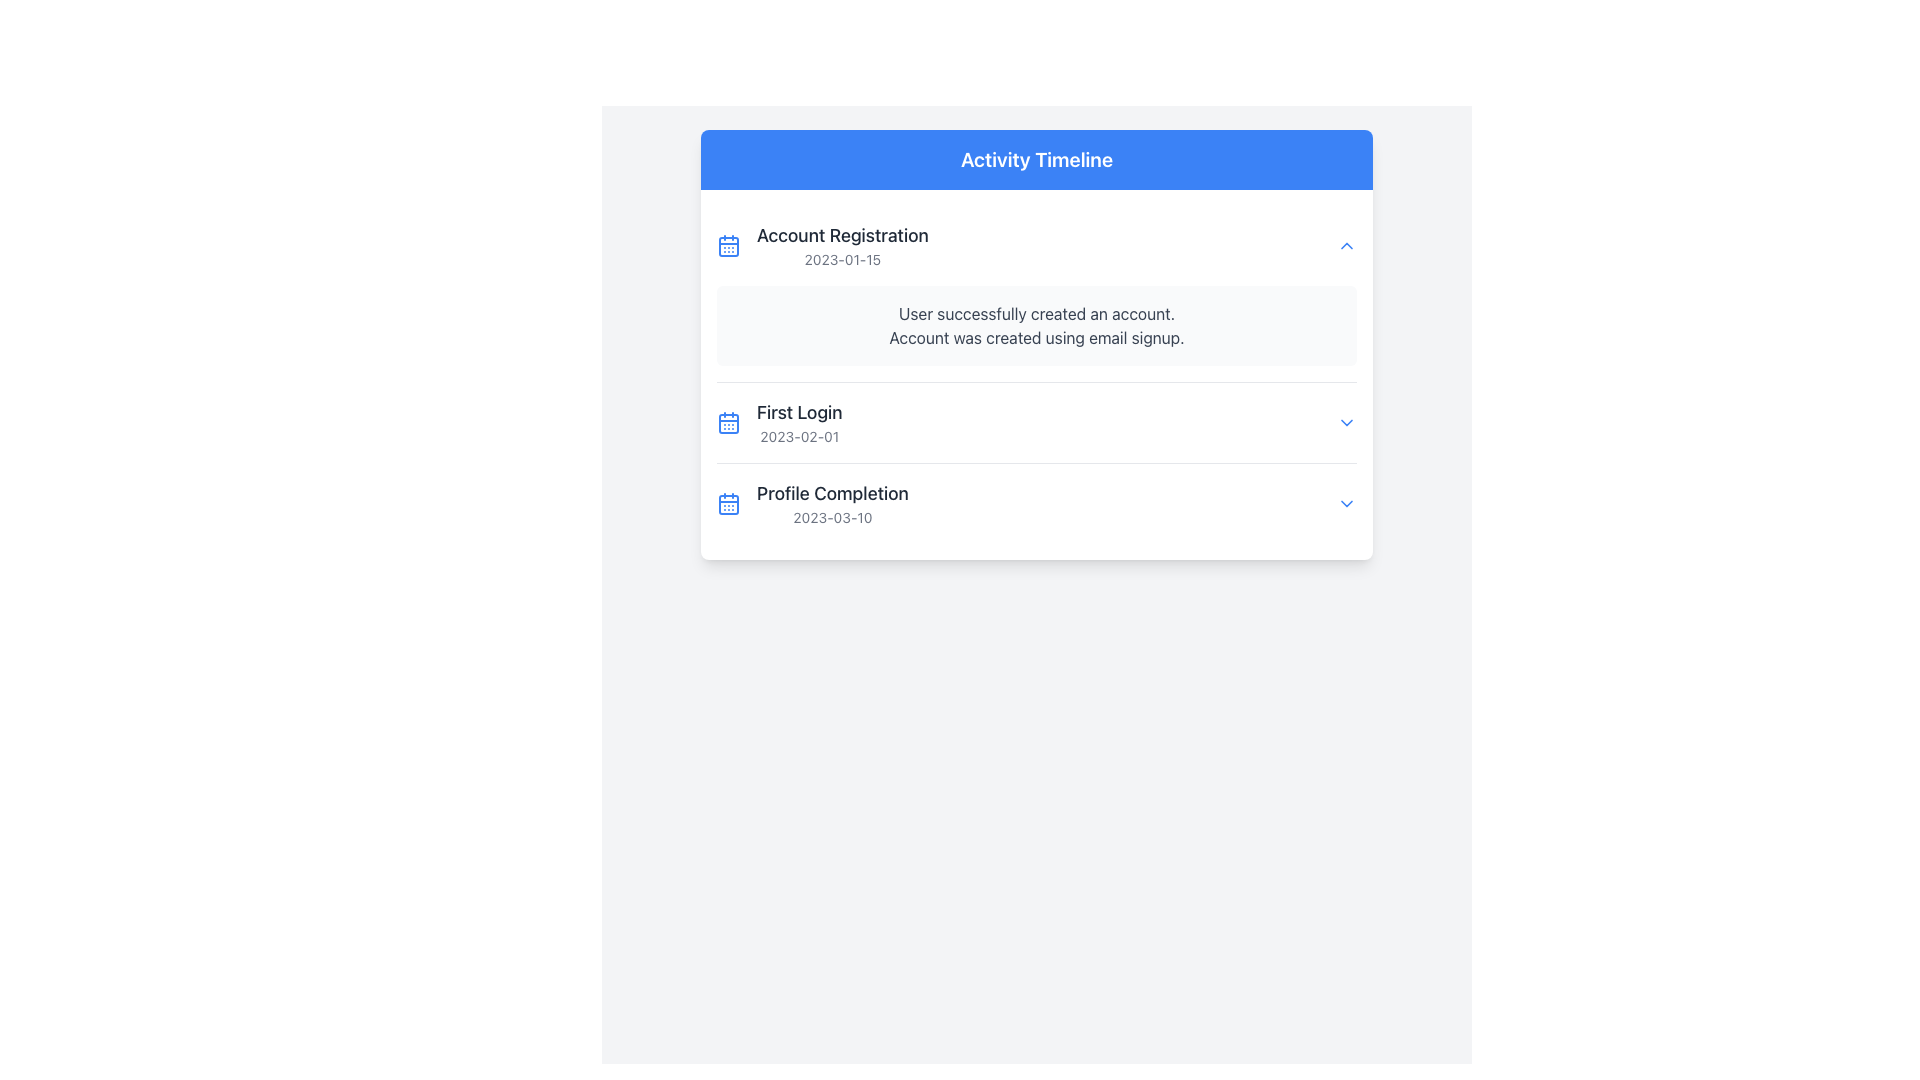 This screenshot has width=1920, height=1080. I want to click on the 'Profile Completion' entry in the Activity Timeline, so click(812, 503).